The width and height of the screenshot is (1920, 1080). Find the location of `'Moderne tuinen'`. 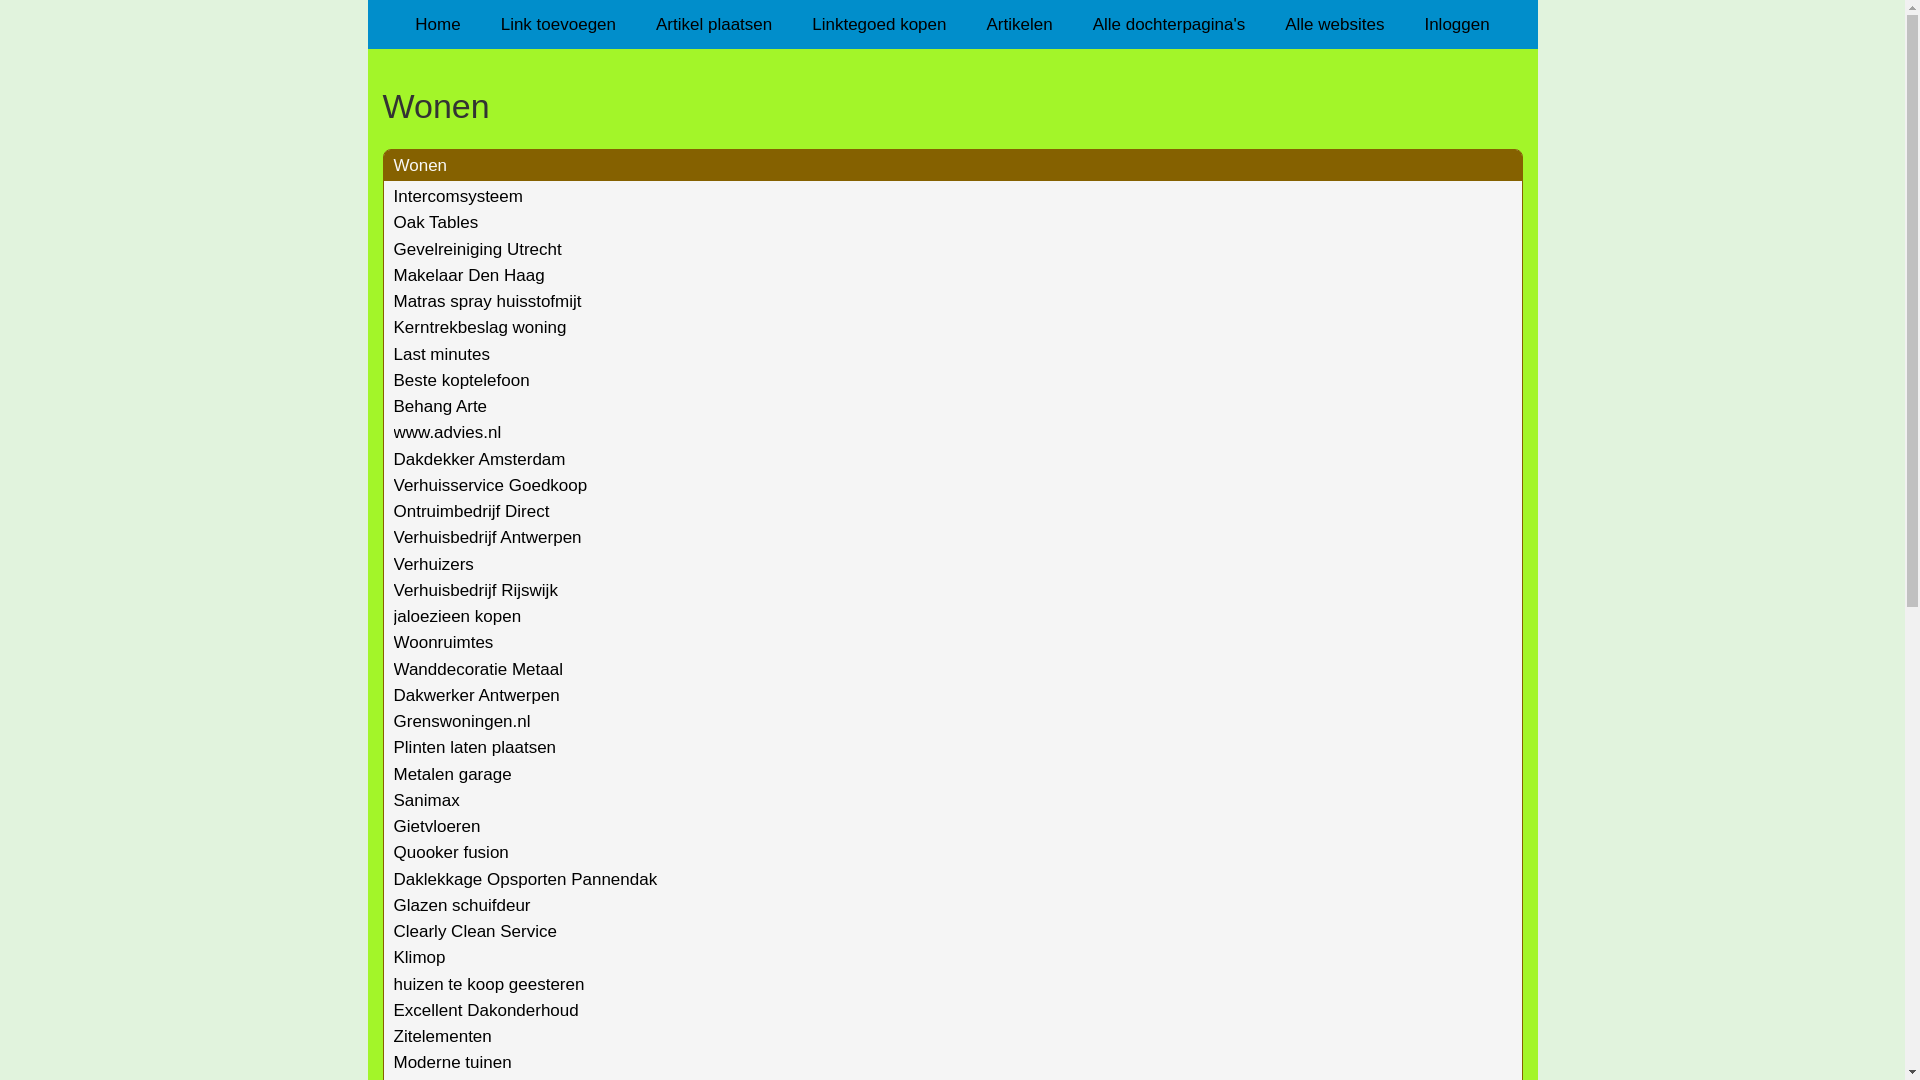

'Moderne tuinen' is located at coordinates (451, 1061).